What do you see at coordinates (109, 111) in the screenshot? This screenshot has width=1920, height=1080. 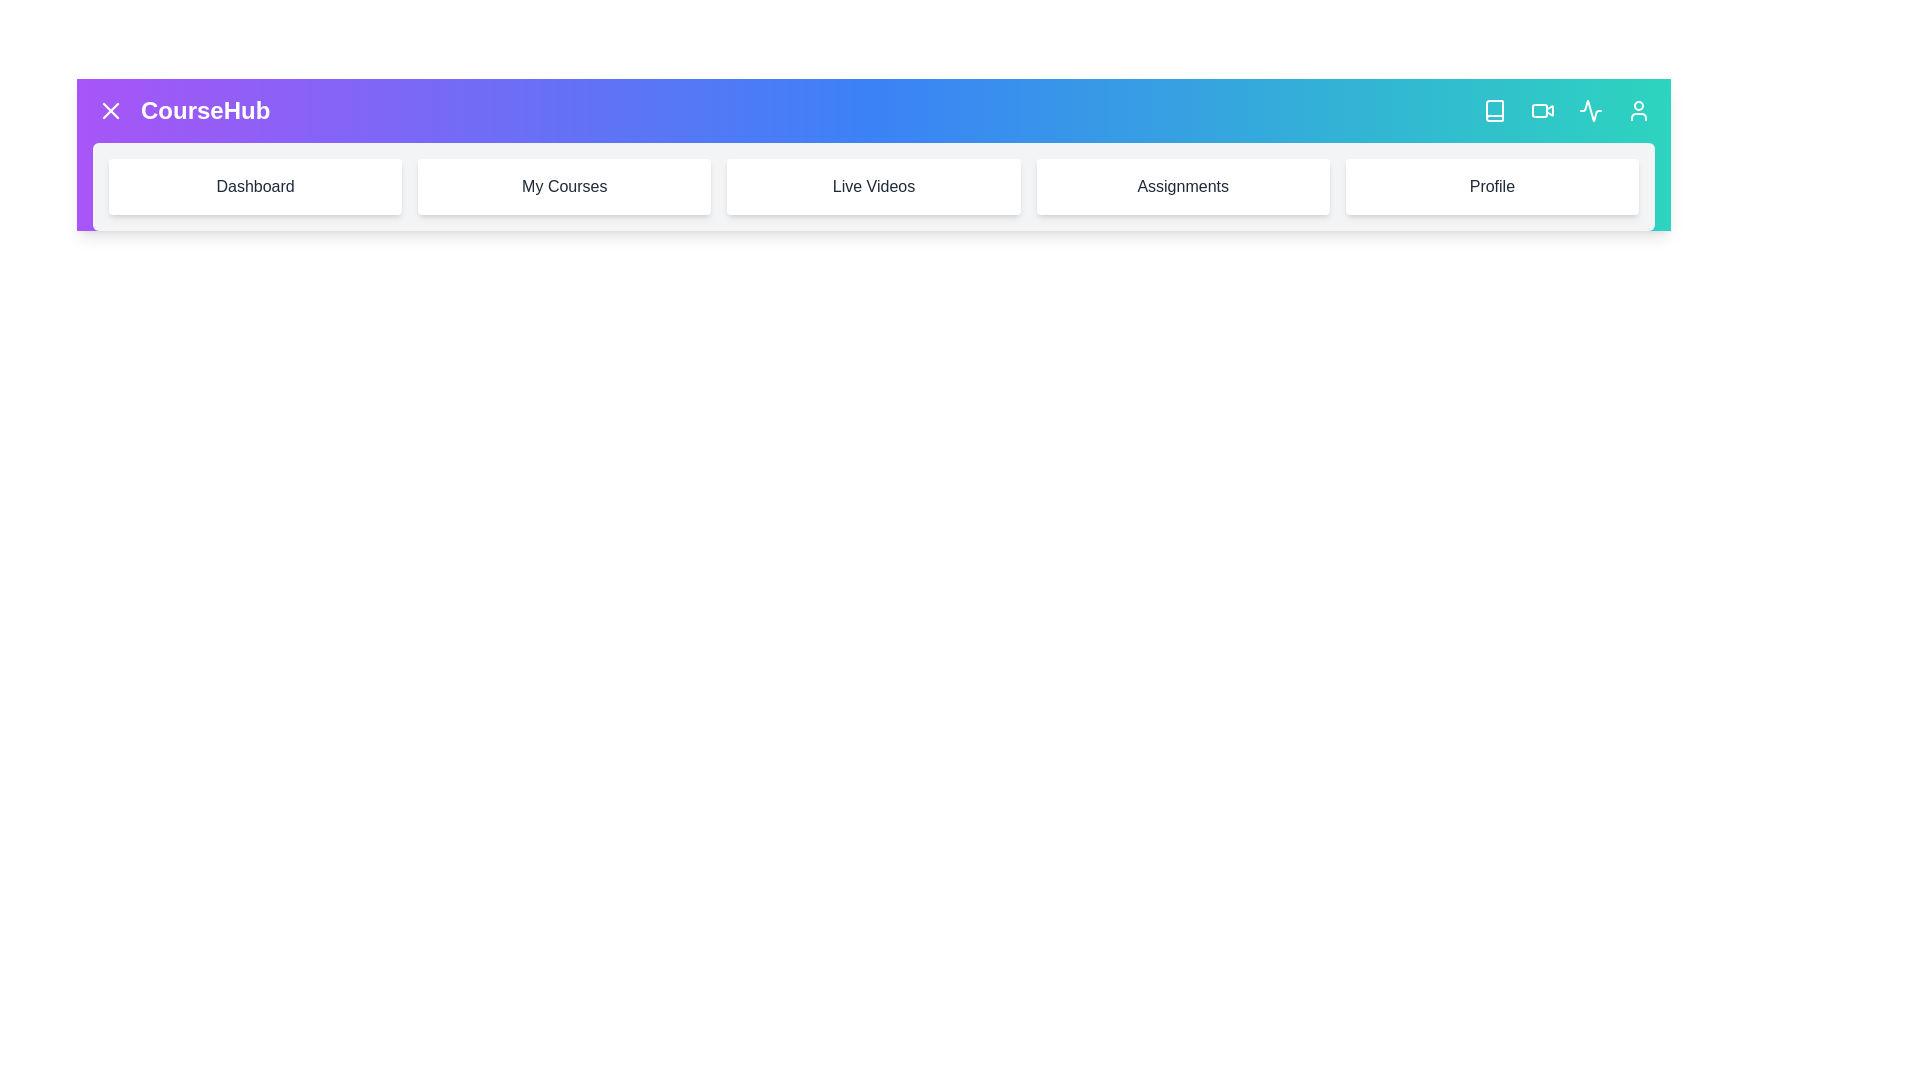 I see `toggle button to change the navigation menu's visibility` at bounding box center [109, 111].